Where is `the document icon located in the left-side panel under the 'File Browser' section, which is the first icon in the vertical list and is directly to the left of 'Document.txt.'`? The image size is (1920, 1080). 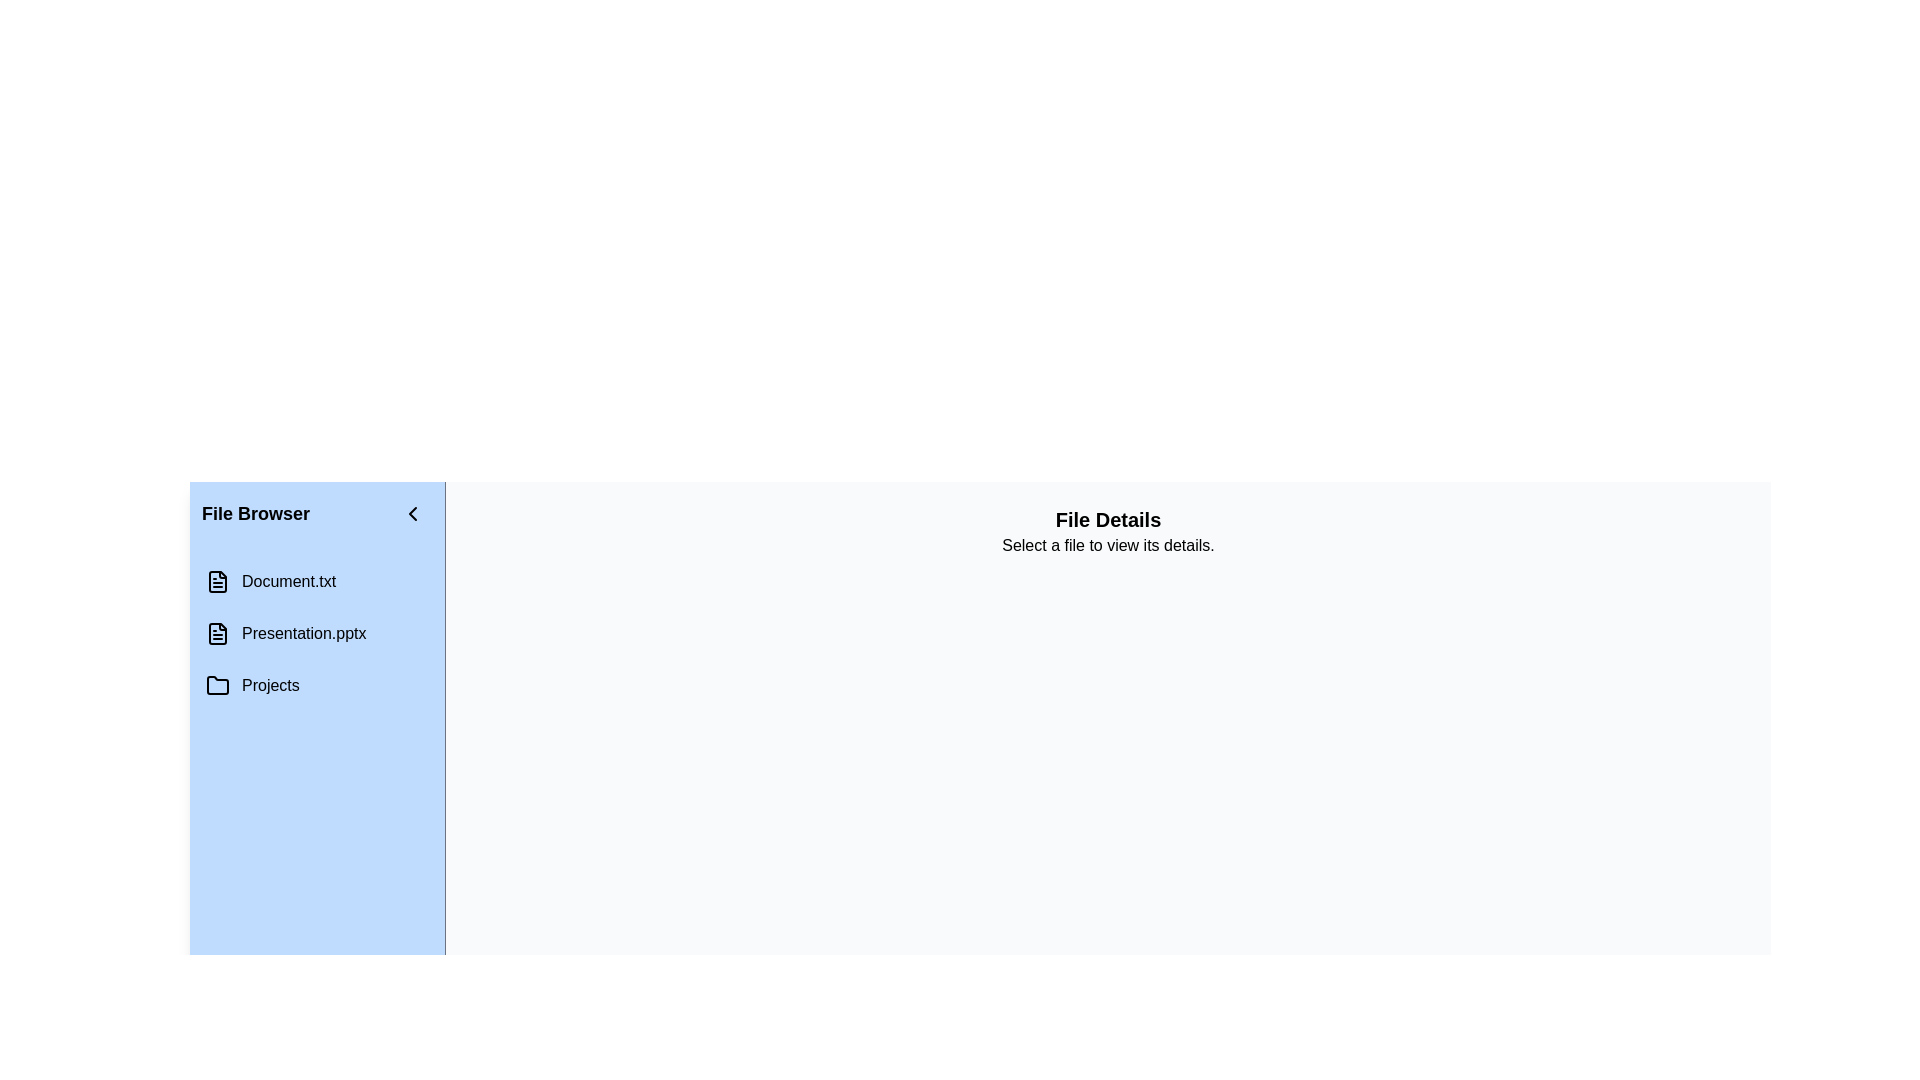 the document icon located in the left-side panel under the 'File Browser' section, which is the first icon in the vertical list and is directly to the left of 'Document.txt.' is located at coordinates (217, 582).